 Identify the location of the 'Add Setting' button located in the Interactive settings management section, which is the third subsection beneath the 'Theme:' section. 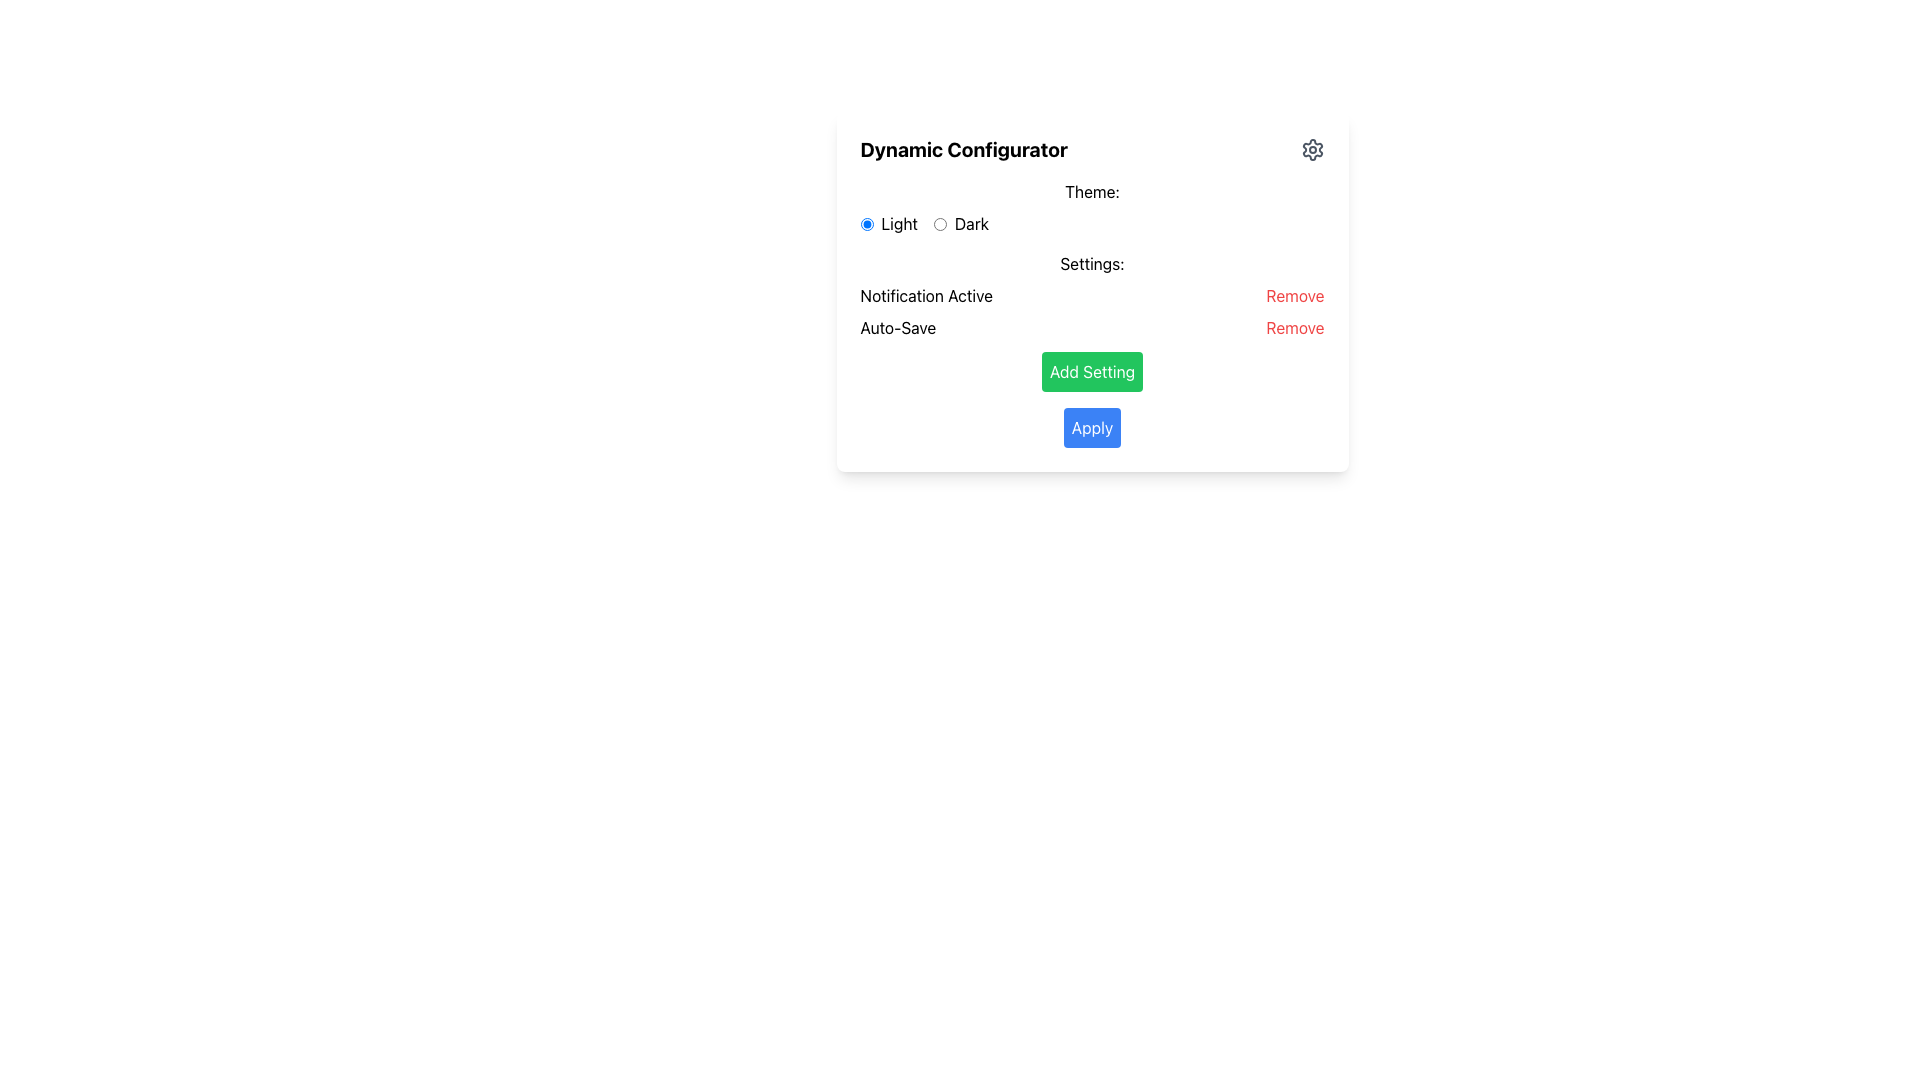
(1091, 320).